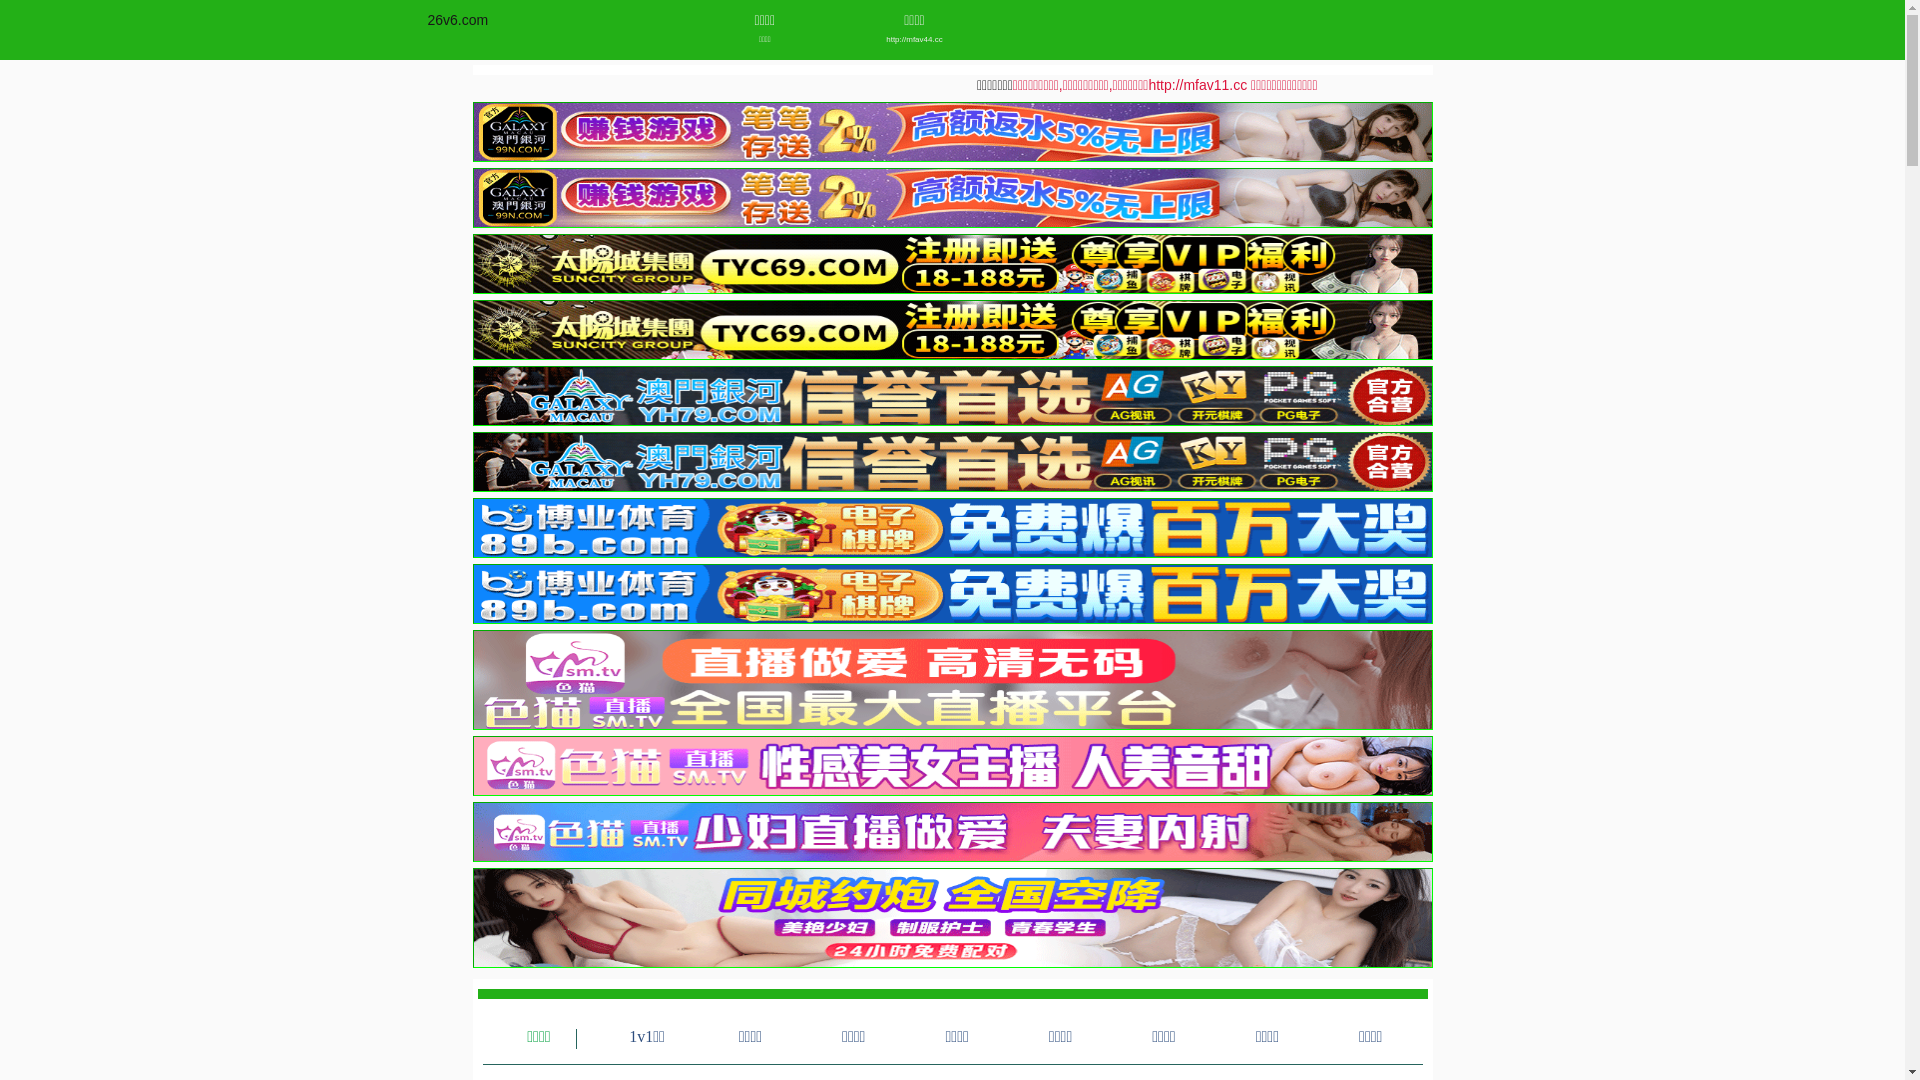  Describe the element at coordinates (914, 39) in the screenshot. I see `'http://mfav44.cc'` at that location.